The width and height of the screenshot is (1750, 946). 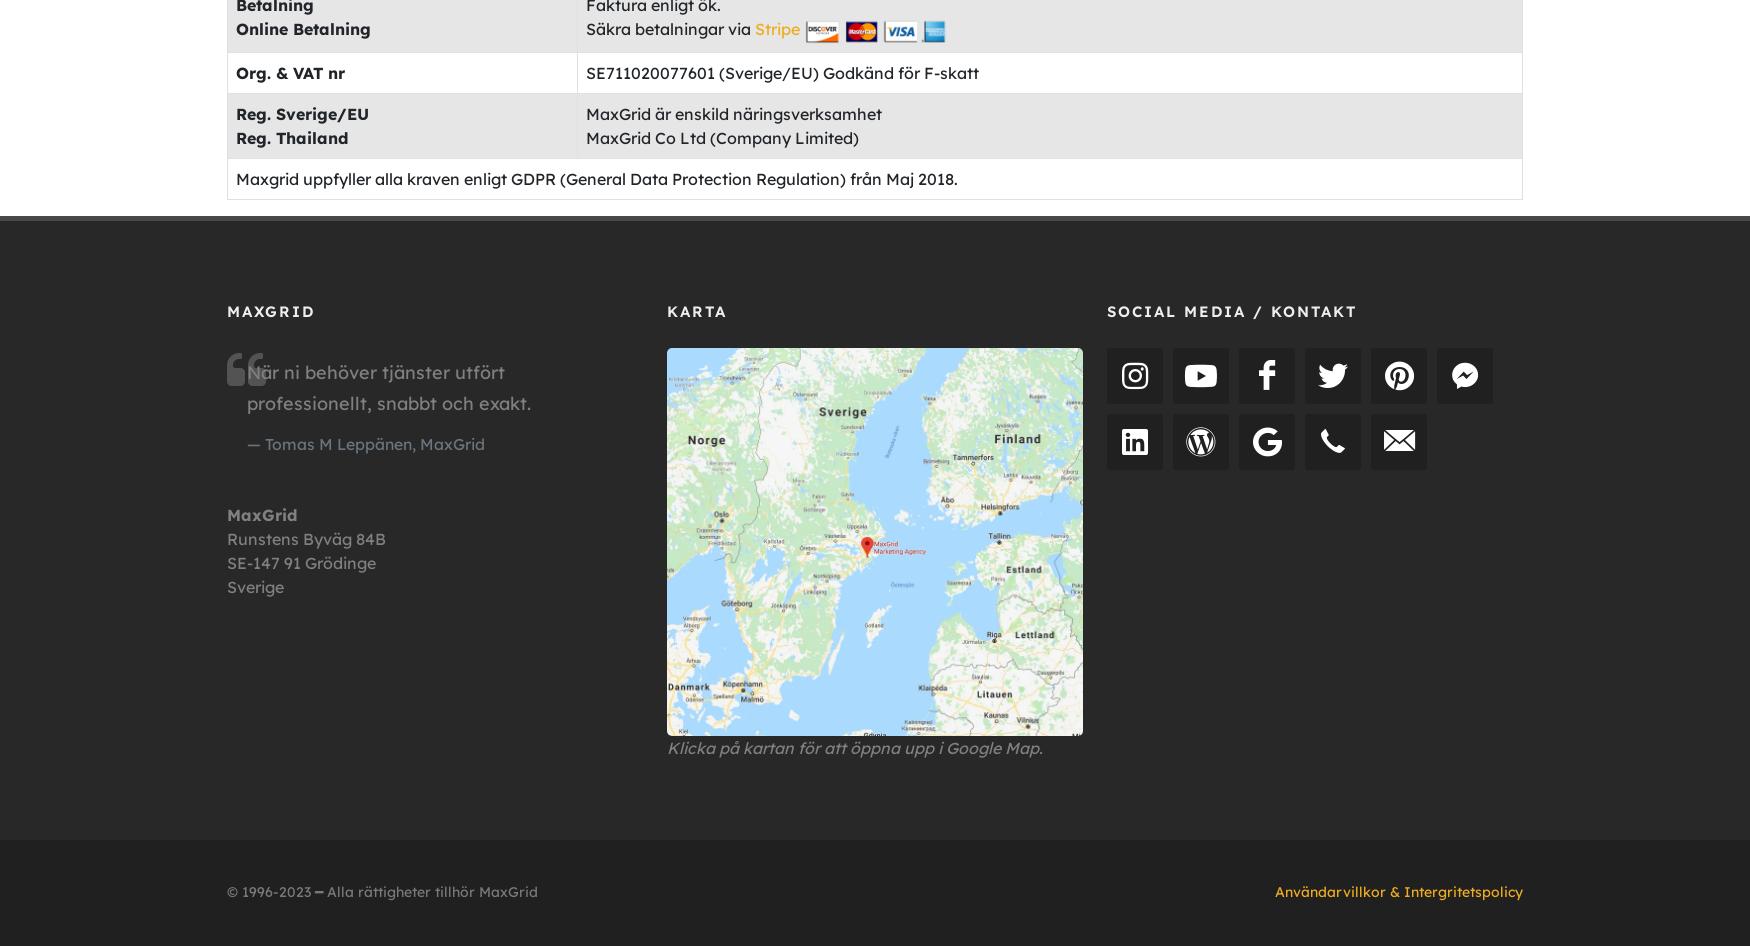 What do you see at coordinates (697, 309) in the screenshot?
I see `'Karta'` at bounding box center [697, 309].